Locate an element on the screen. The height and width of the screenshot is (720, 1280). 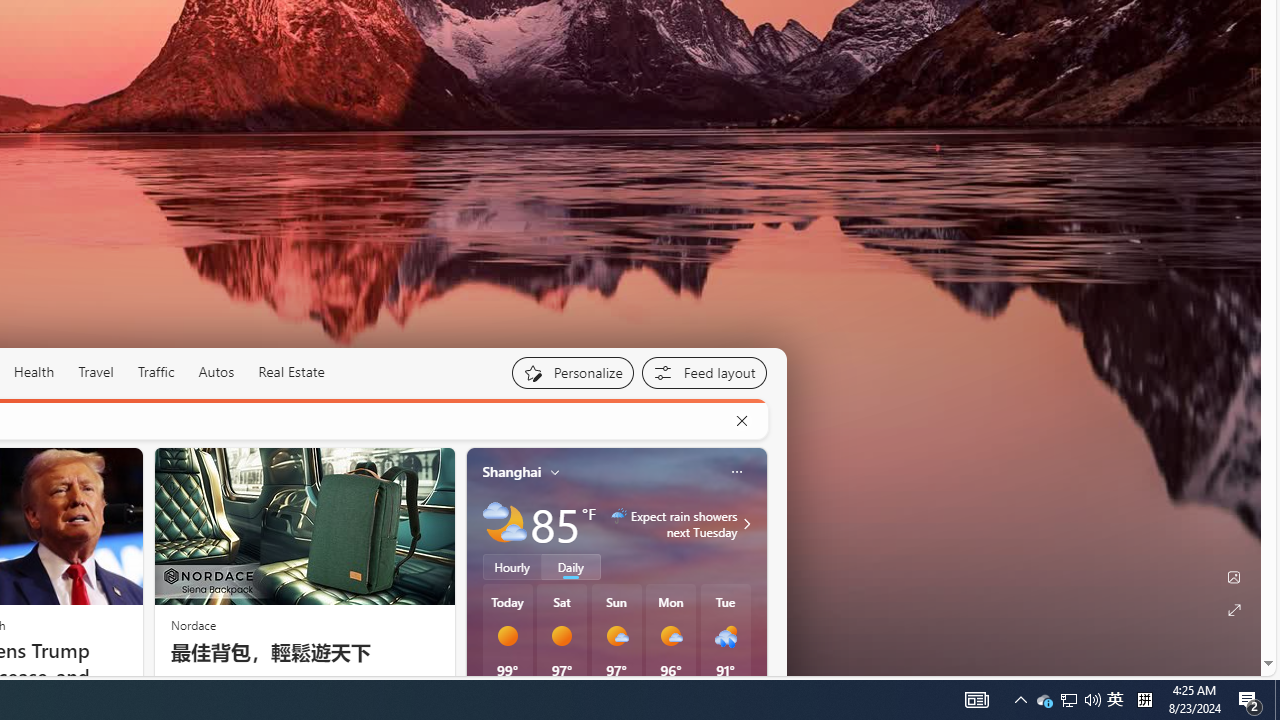
'Autos' is located at coordinates (216, 371).